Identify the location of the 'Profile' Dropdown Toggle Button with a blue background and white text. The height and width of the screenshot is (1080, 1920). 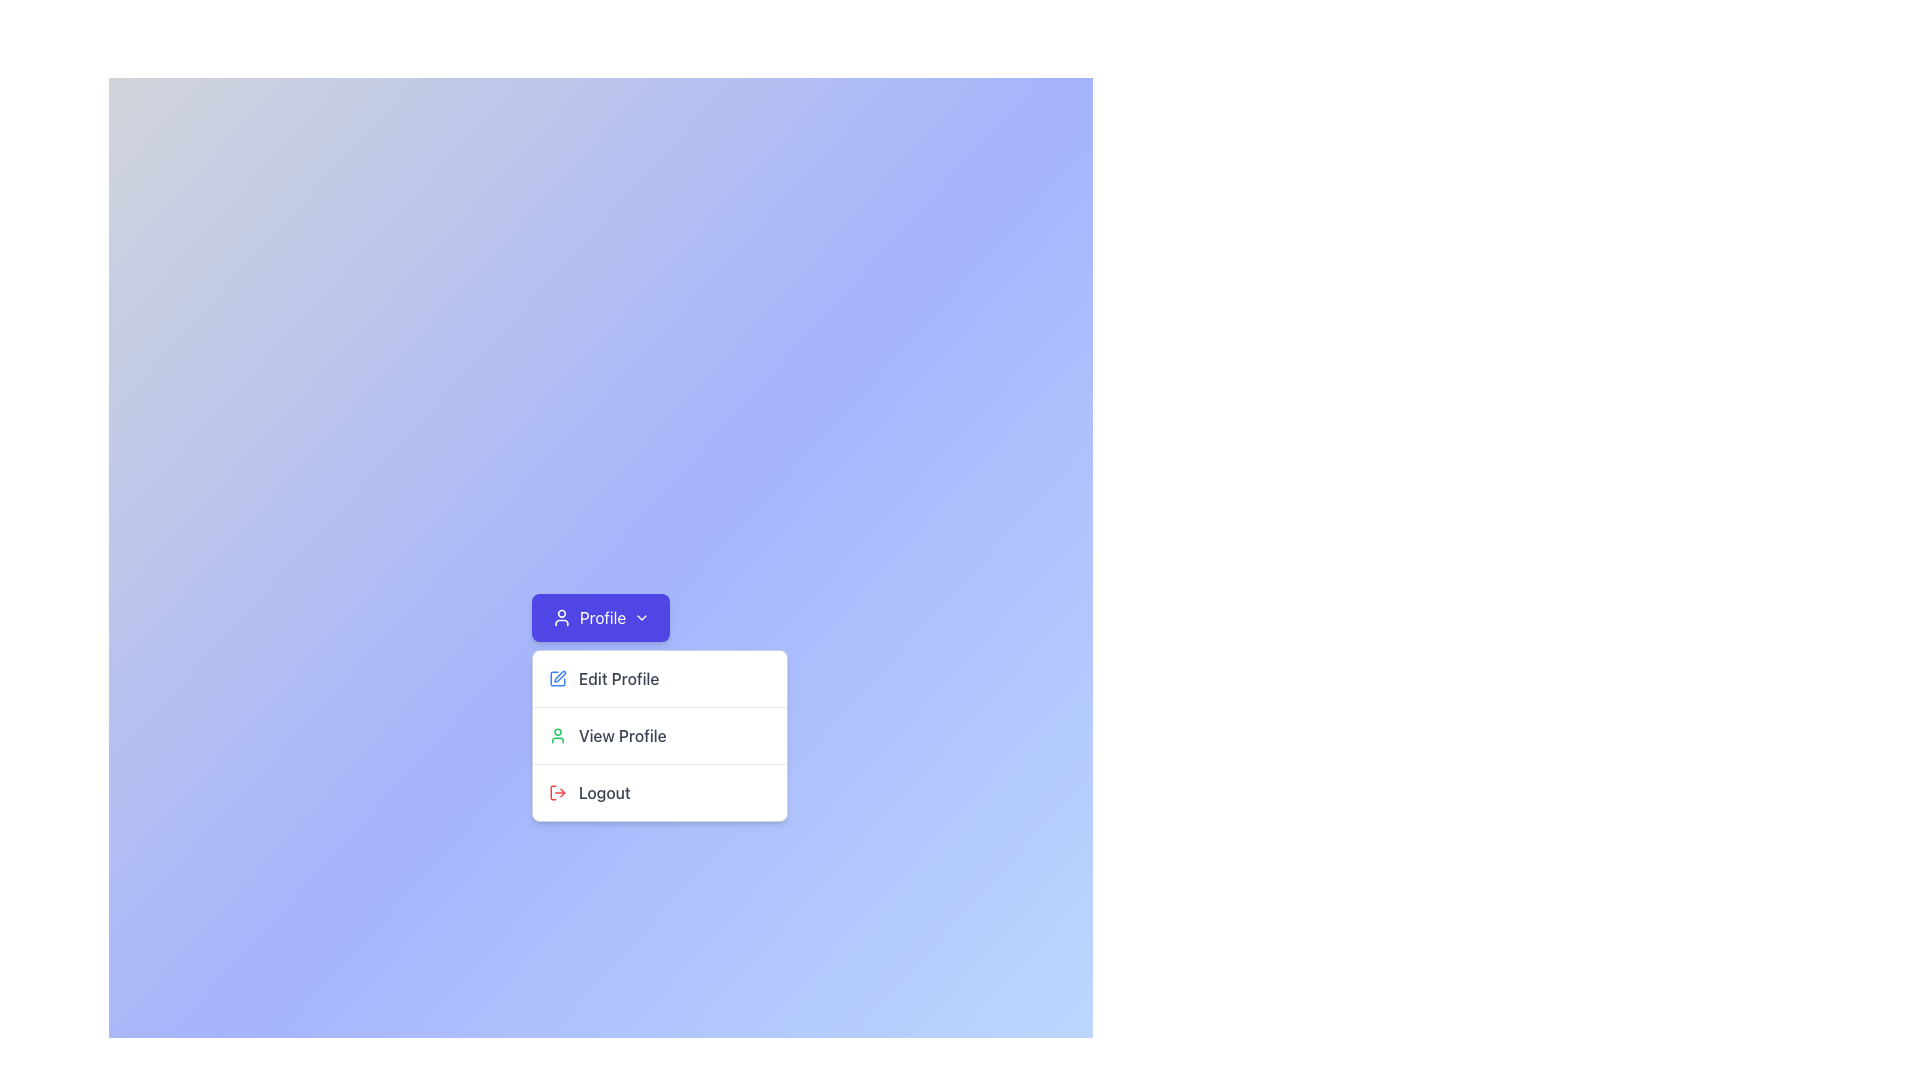
(599, 616).